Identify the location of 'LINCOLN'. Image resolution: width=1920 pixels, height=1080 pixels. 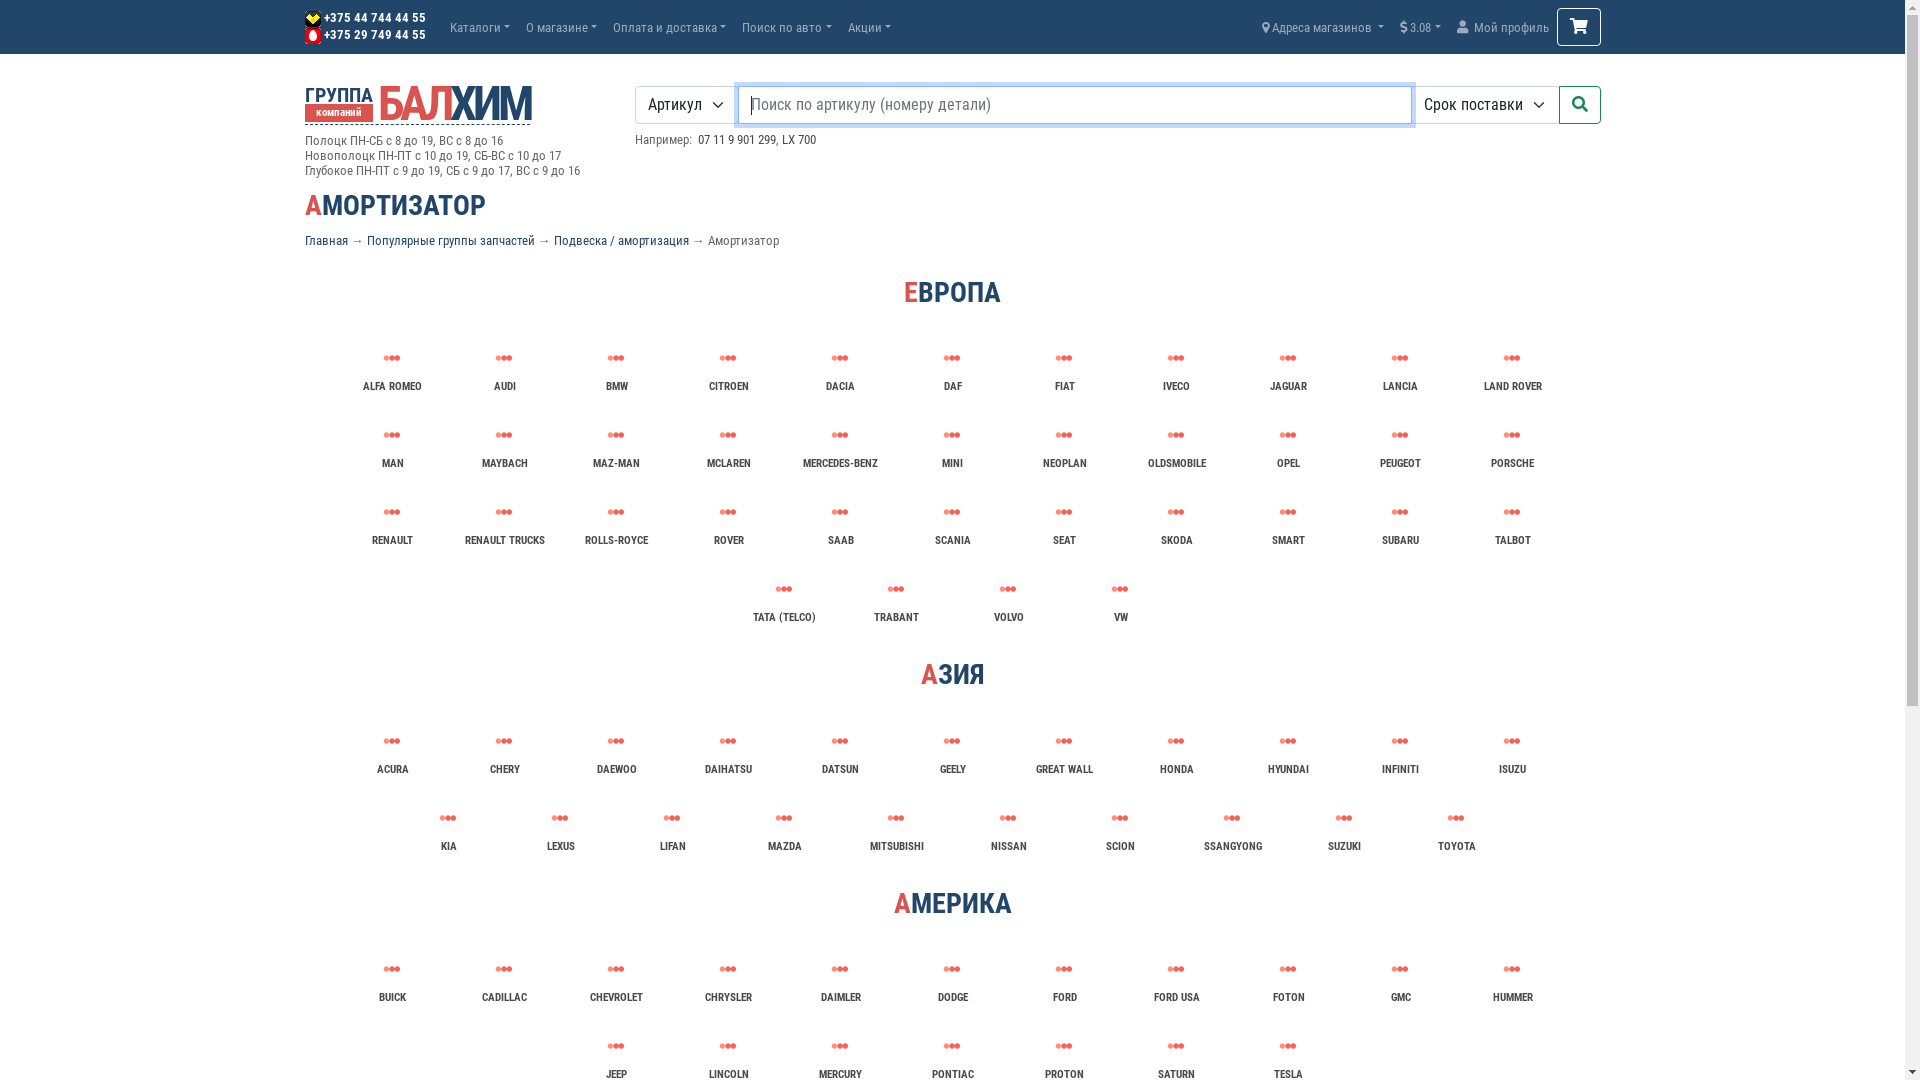
(727, 1044).